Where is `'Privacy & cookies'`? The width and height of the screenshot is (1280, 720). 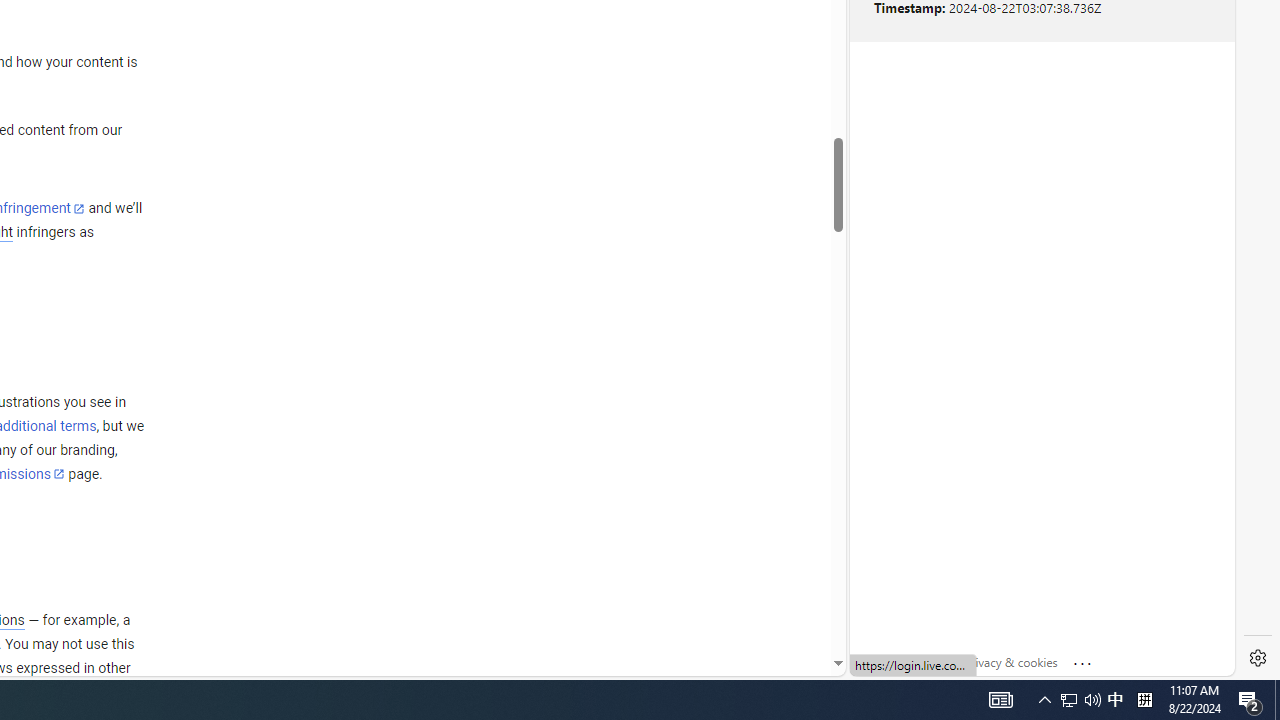 'Privacy & cookies' is located at coordinates (1011, 662).